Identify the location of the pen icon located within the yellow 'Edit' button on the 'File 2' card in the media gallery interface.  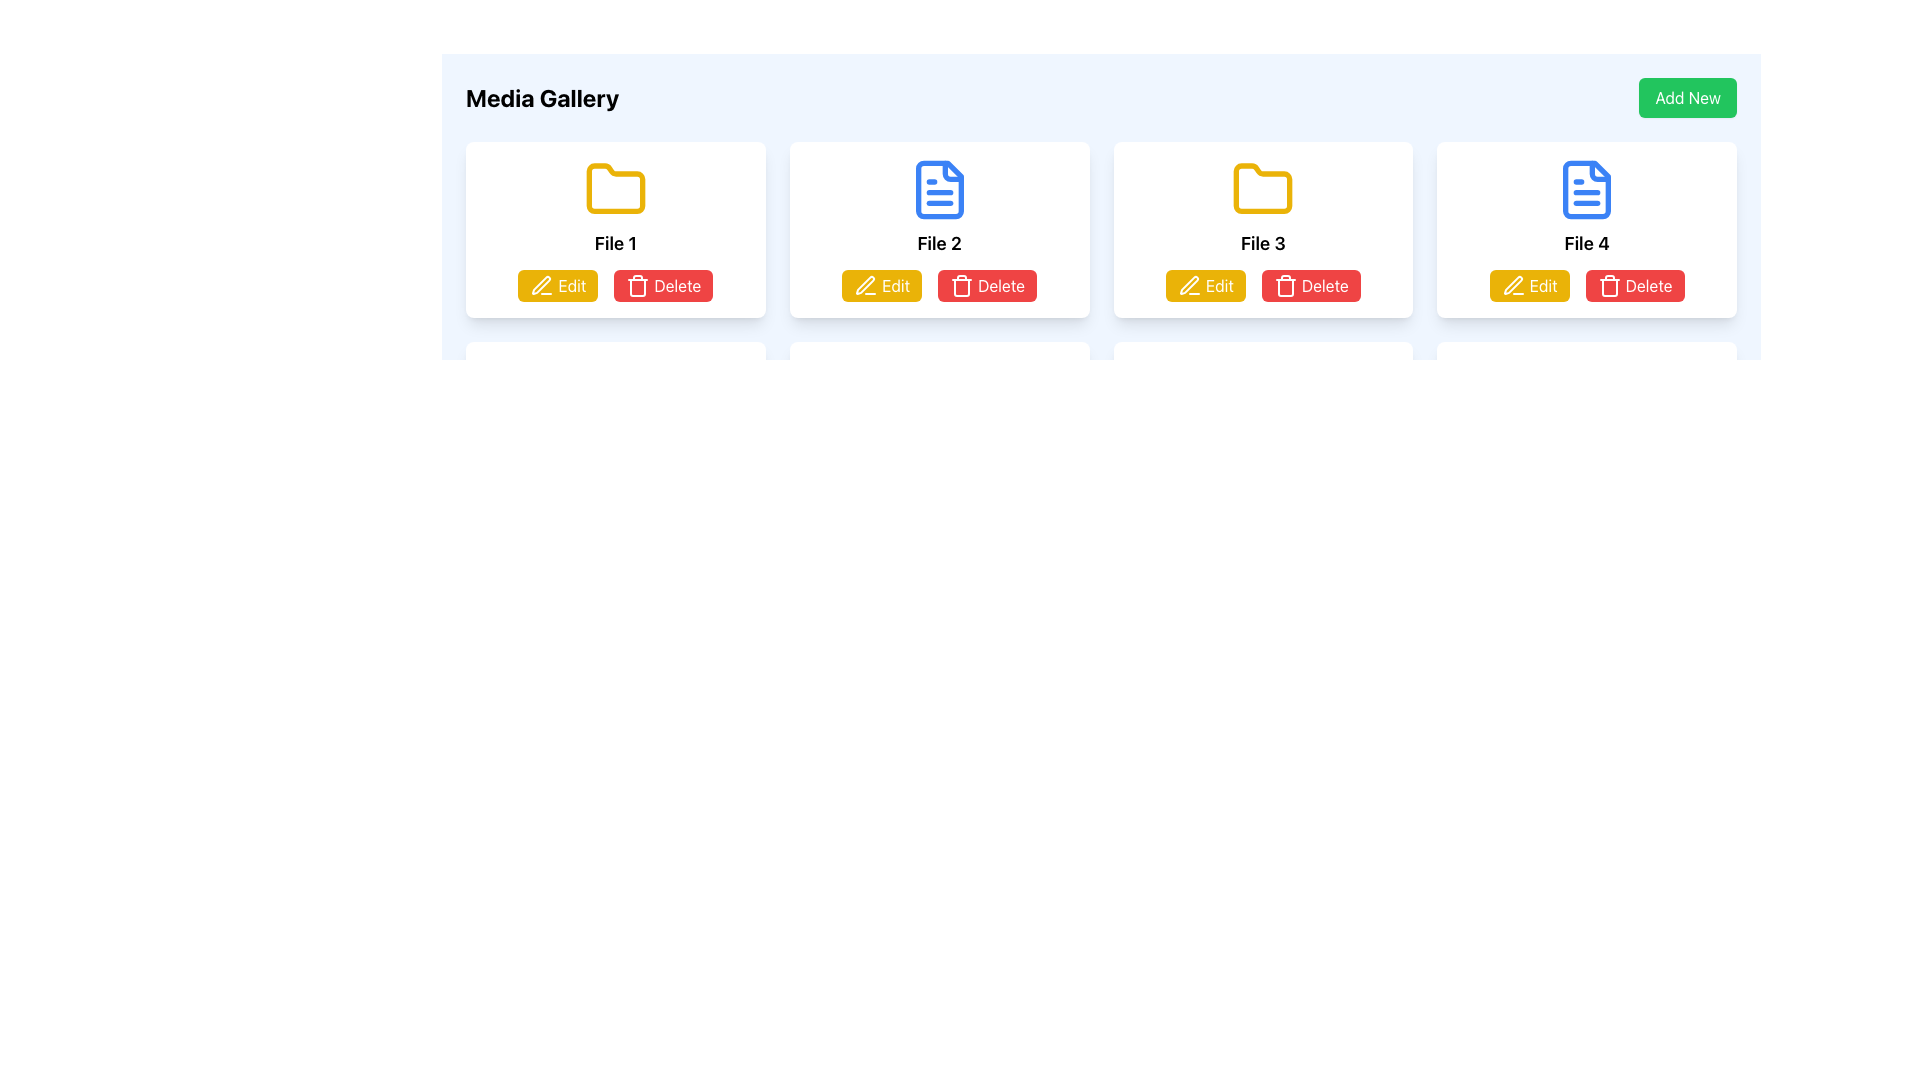
(866, 285).